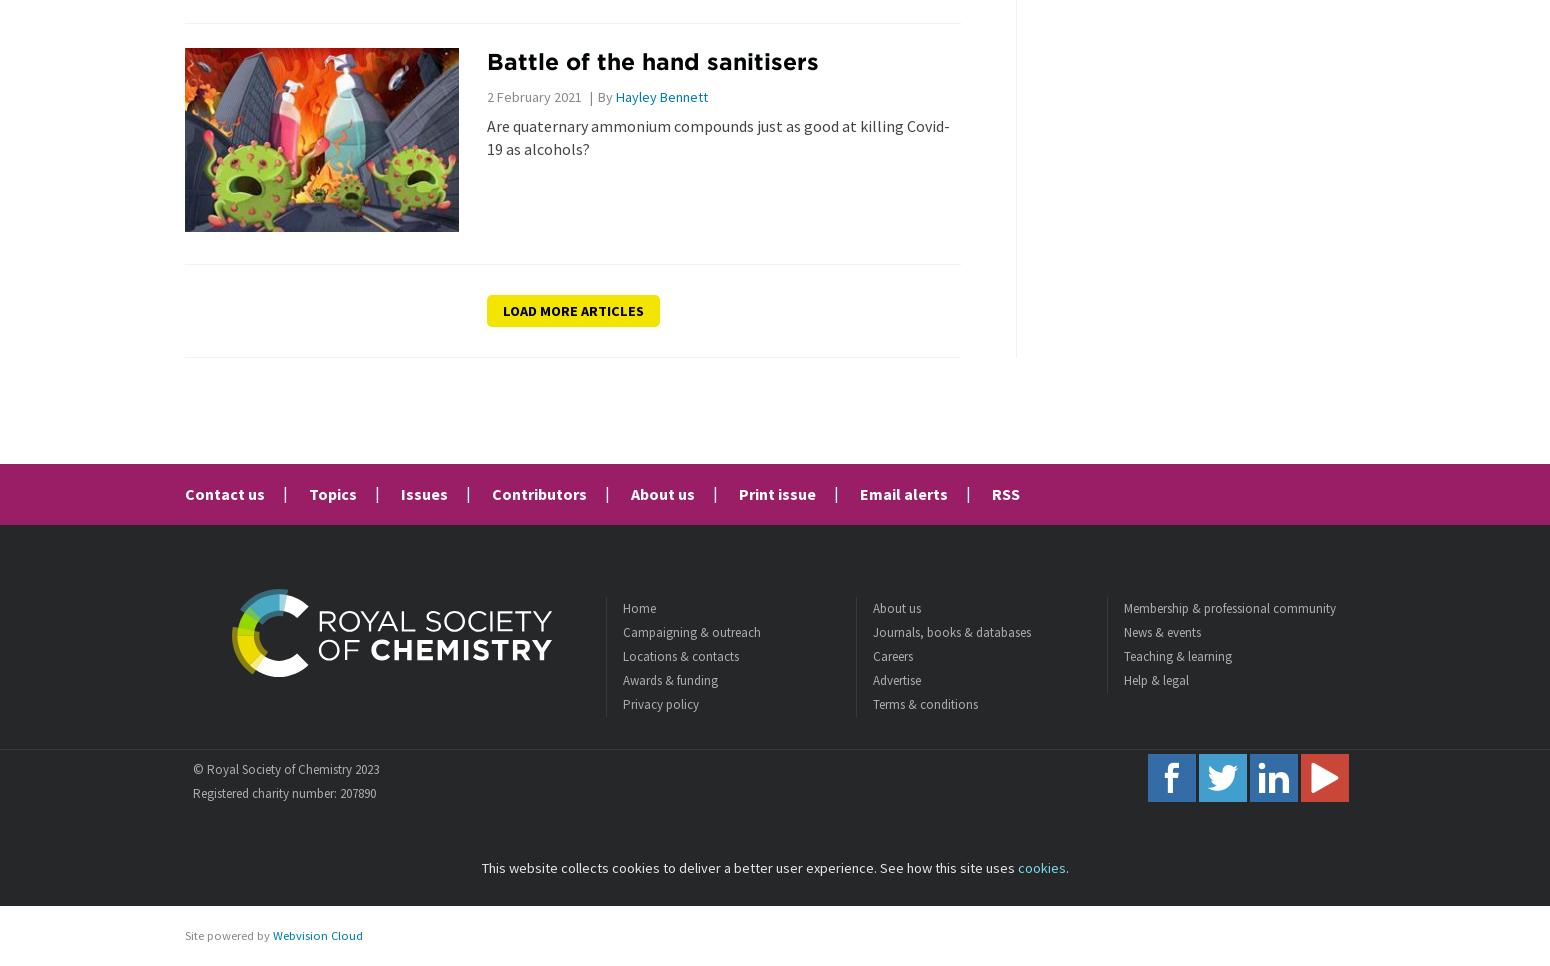 The width and height of the screenshot is (1550, 966). What do you see at coordinates (331, 493) in the screenshot?
I see `'Topics'` at bounding box center [331, 493].